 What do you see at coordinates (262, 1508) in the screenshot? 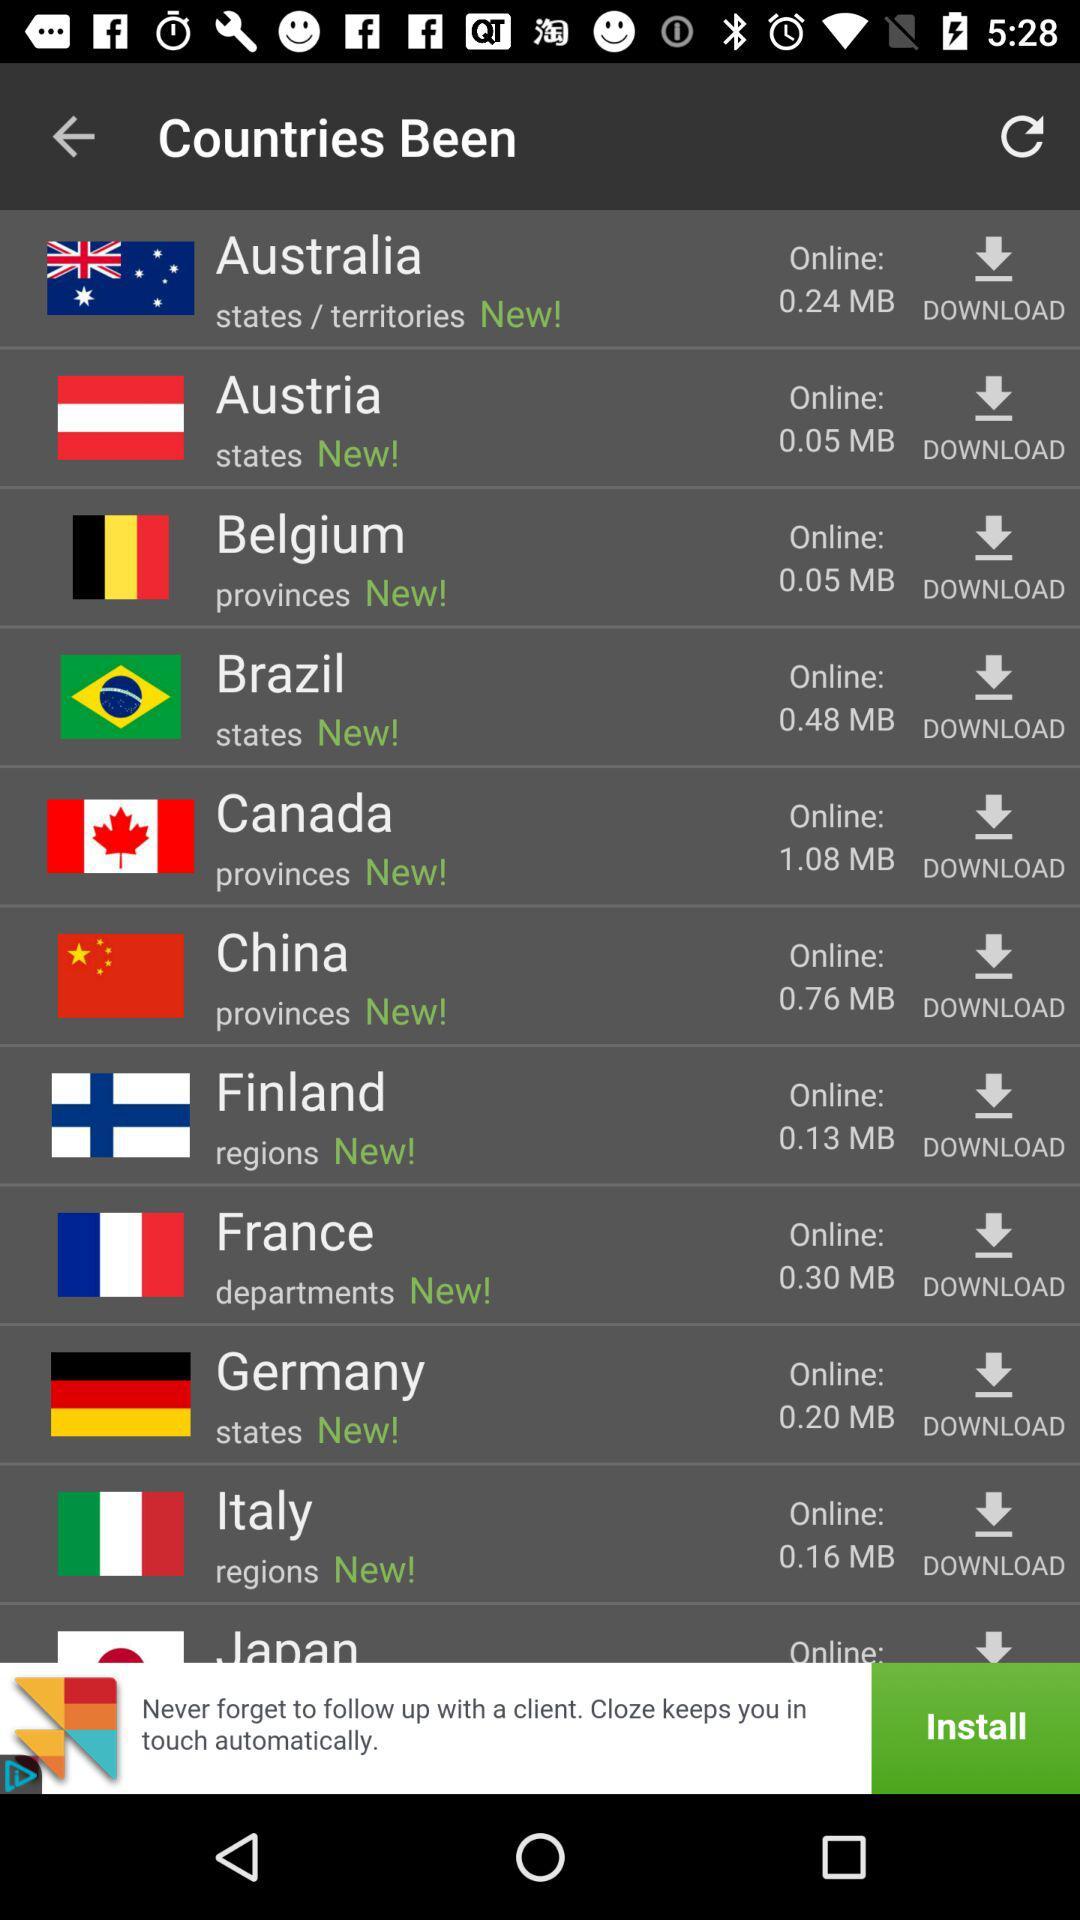
I see `the item to the left of the new! icon` at bounding box center [262, 1508].